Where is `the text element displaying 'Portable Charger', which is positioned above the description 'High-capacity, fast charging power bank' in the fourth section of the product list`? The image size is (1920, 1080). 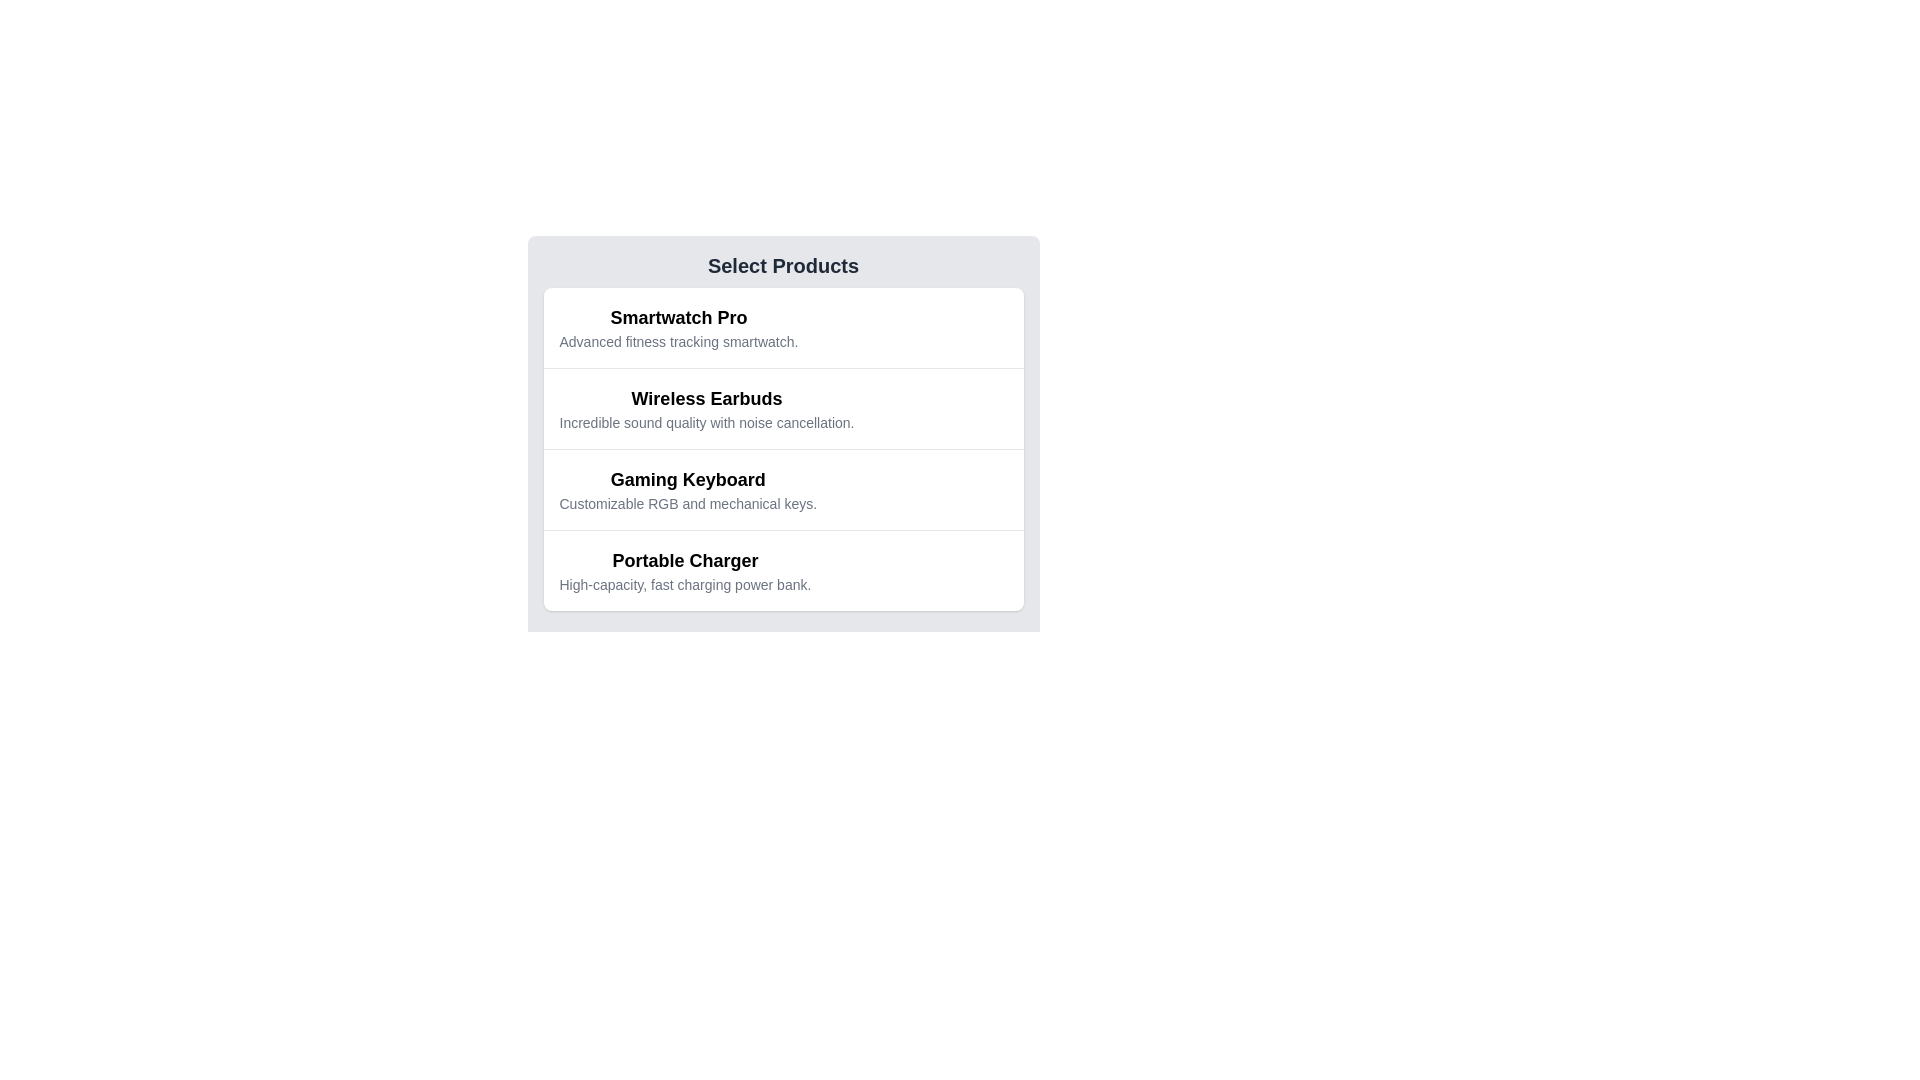
the text element displaying 'Portable Charger', which is positioned above the description 'High-capacity, fast charging power bank' in the fourth section of the product list is located at coordinates (685, 560).